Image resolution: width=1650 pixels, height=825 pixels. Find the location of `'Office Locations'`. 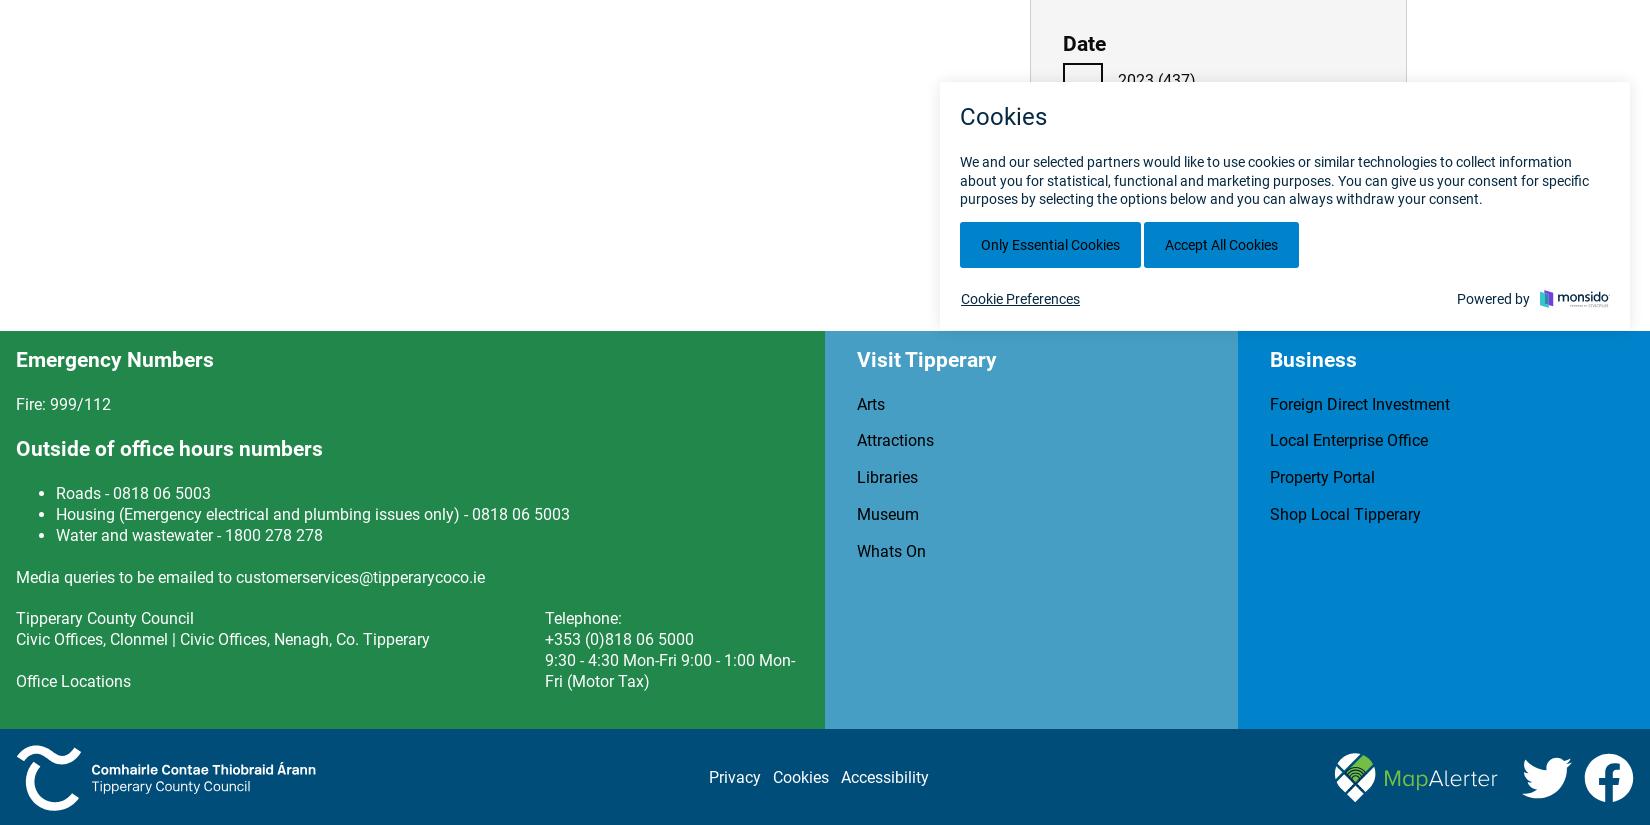

'Office Locations' is located at coordinates (73, 680).